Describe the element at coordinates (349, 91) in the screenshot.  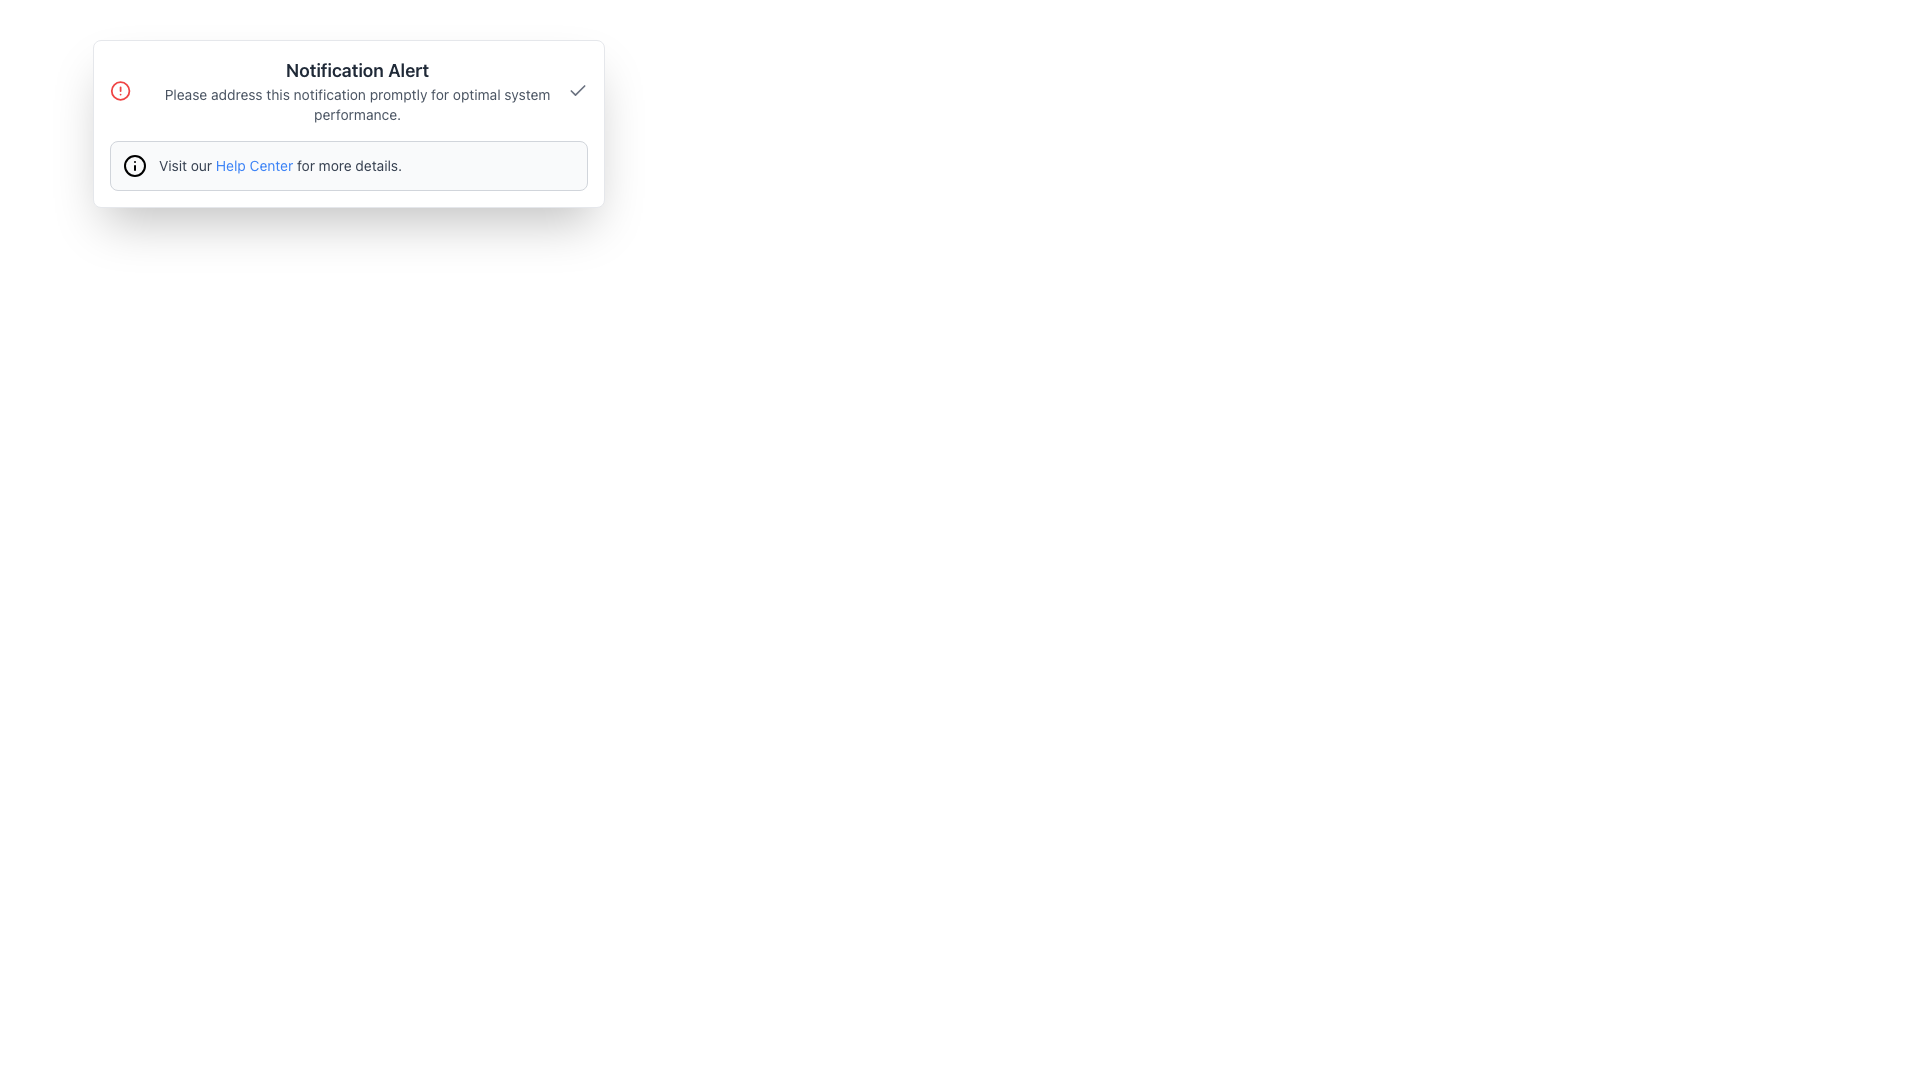
I see `the Notification bar at the top of the notification card that alerts users about important updates or messages` at that location.